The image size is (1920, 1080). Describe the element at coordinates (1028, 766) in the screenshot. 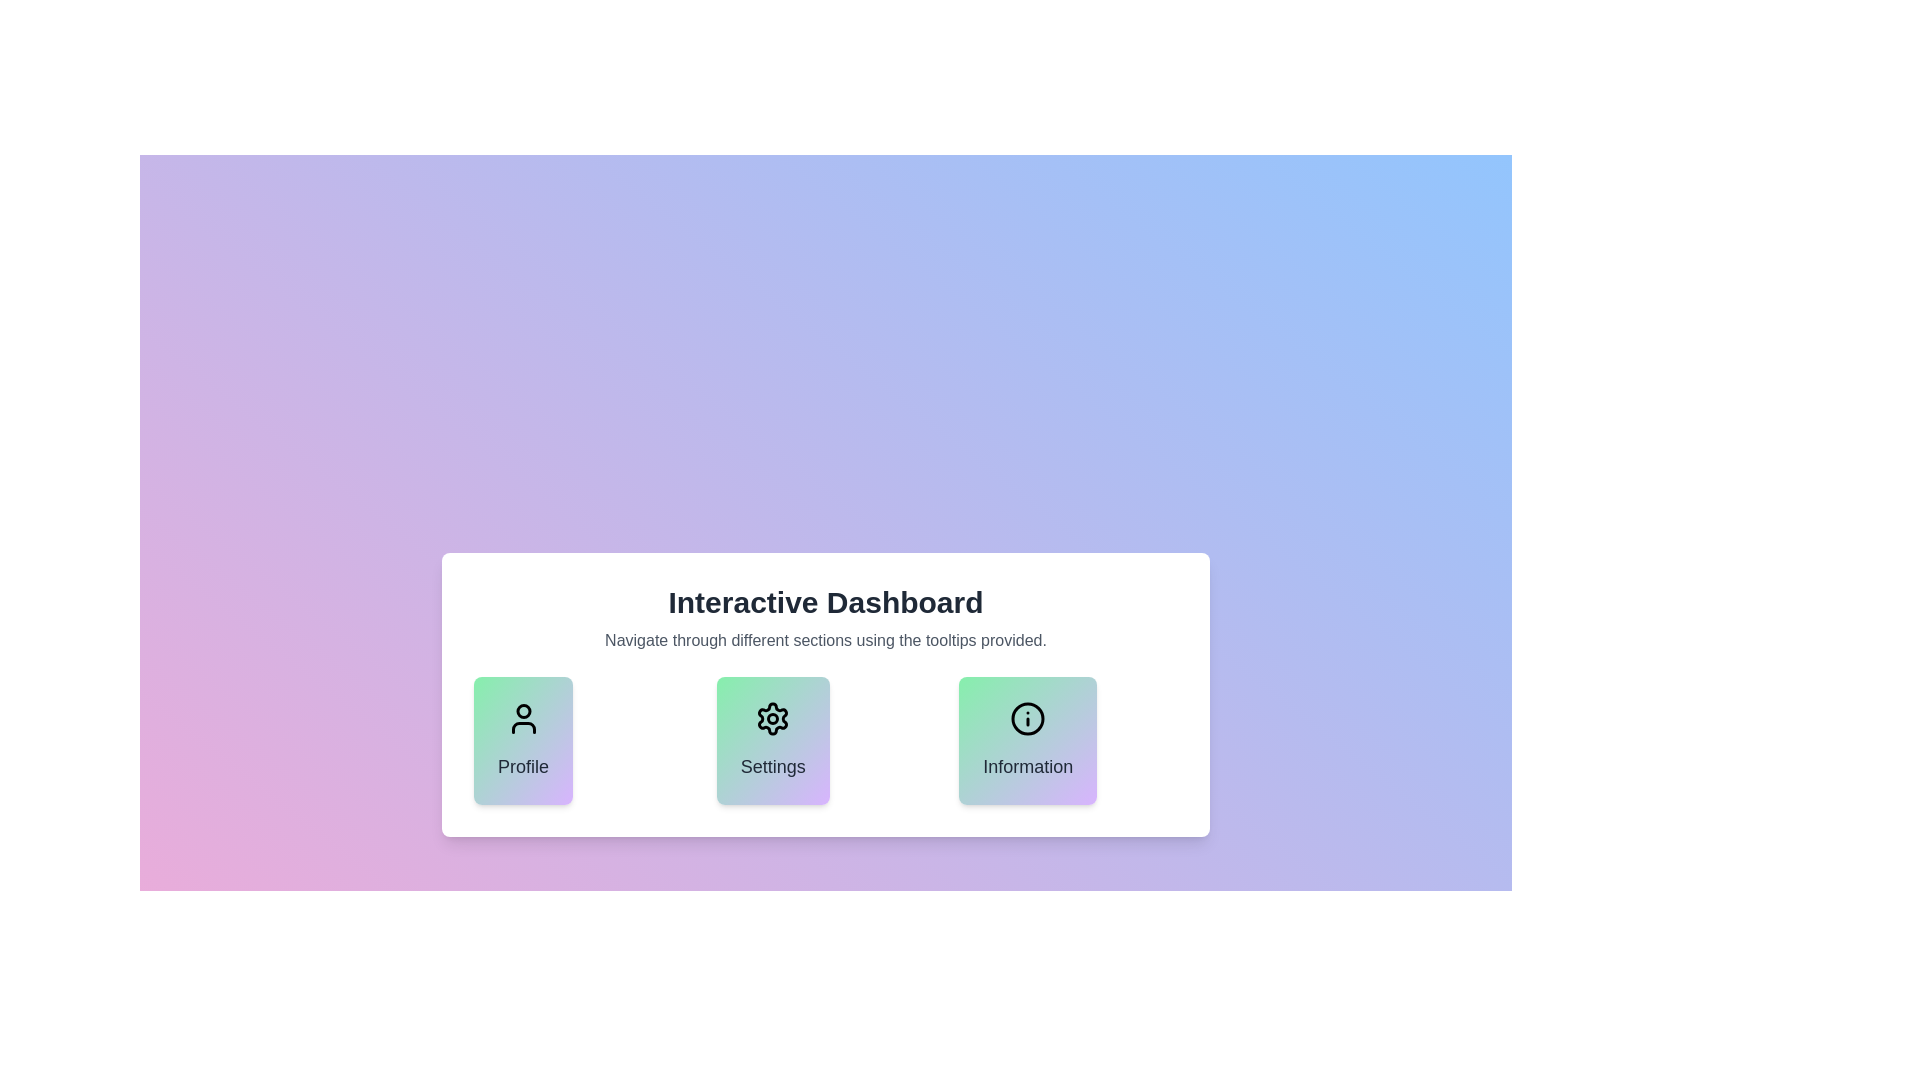

I see `the 'Information' text label, which is styled in bold font and located inside the colorful card on the right side of the row of three cards` at that location.